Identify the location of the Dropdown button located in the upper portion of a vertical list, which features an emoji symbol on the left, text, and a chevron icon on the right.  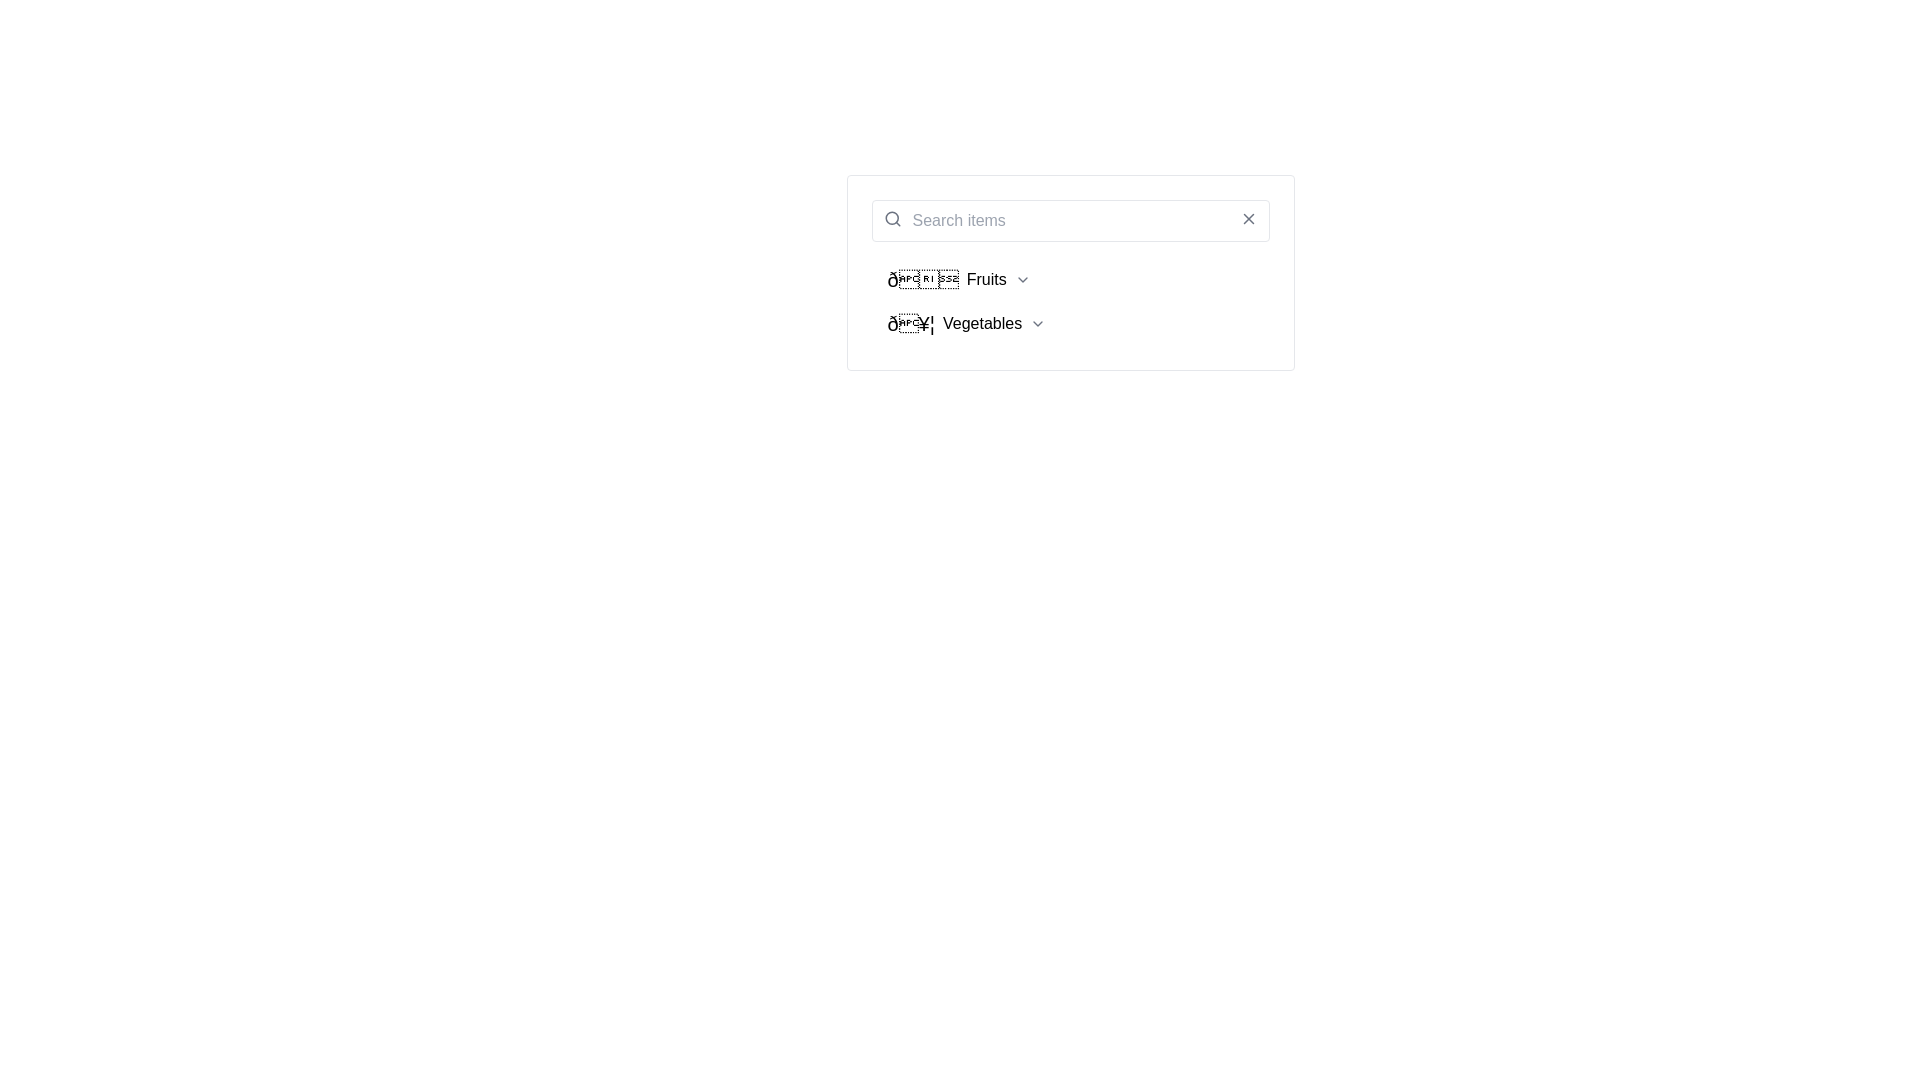
(958, 280).